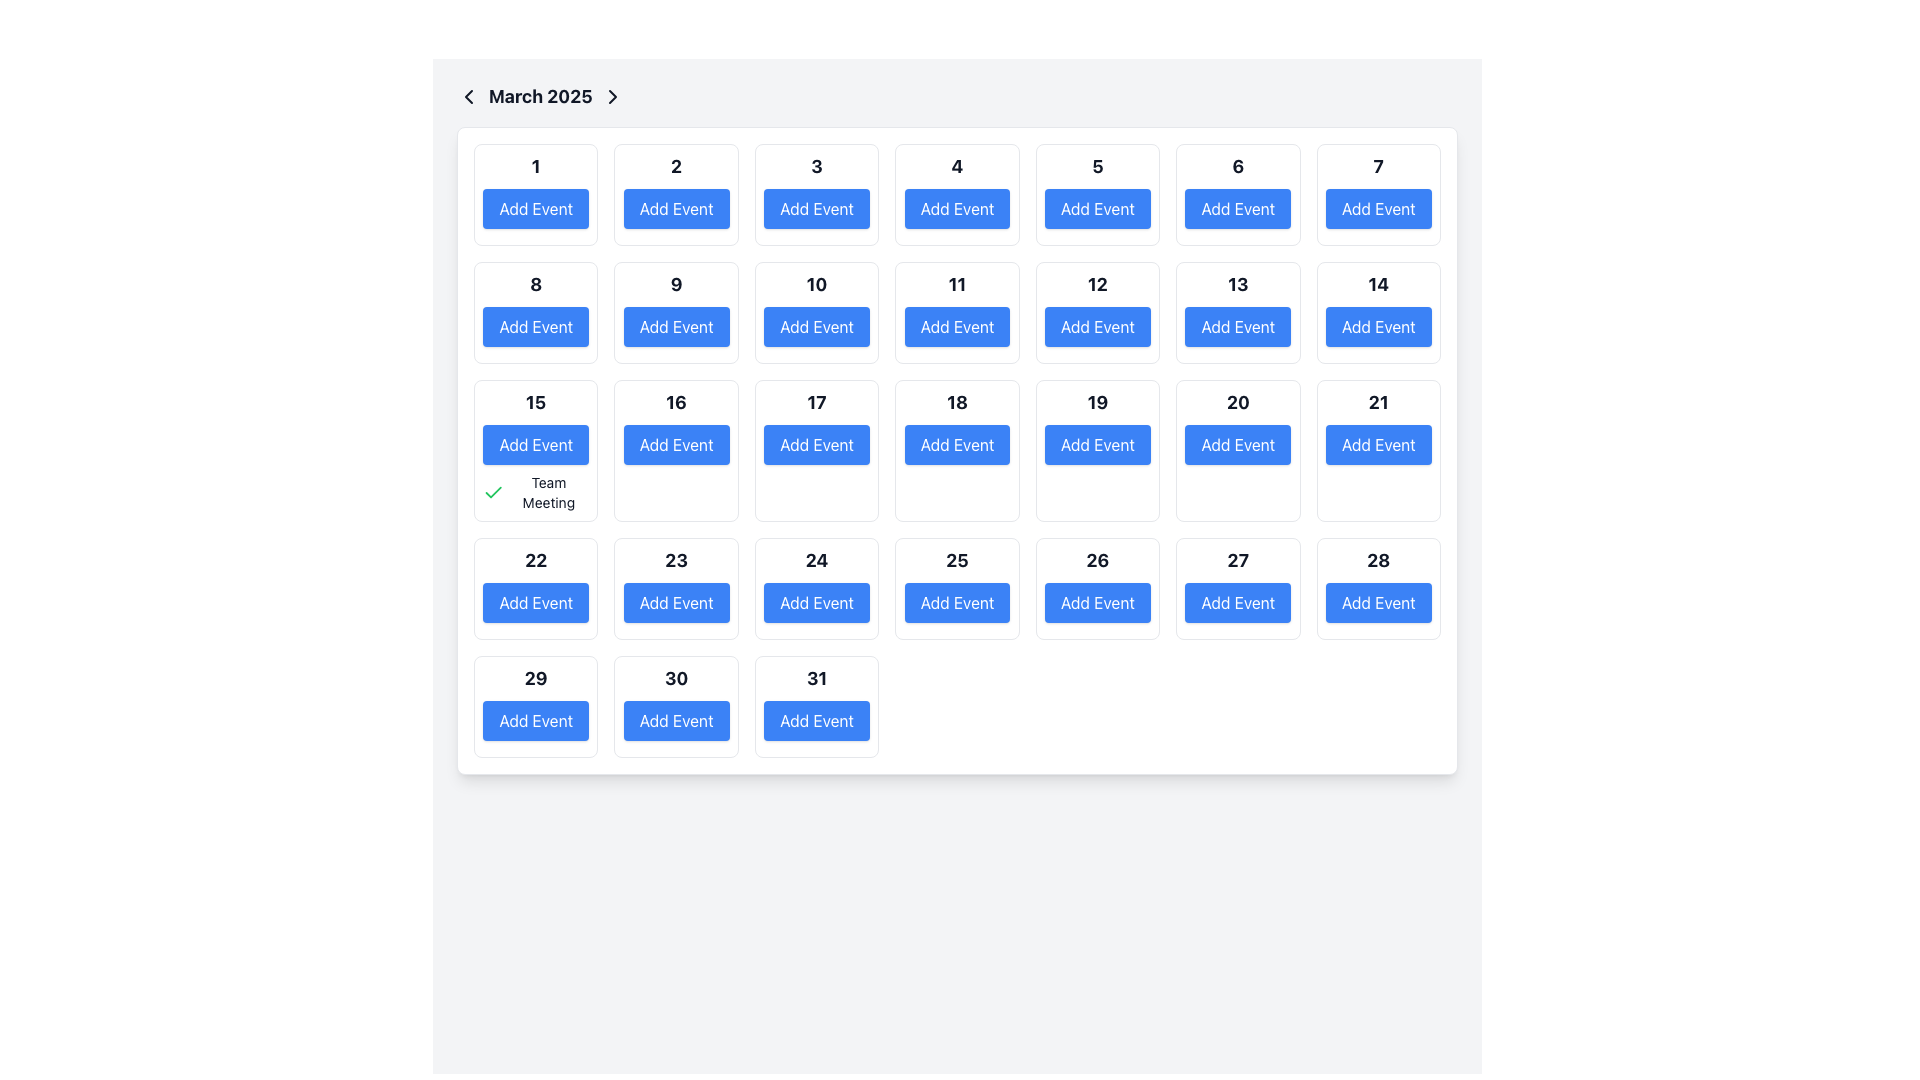 The image size is (1920, 1080). What do you see at coordinates (676, 451) in the screenshot?
I see `the 'Add Event' button for the 16th day of the month in the calendar display to change its appearance` at bounding box center [676, 451].